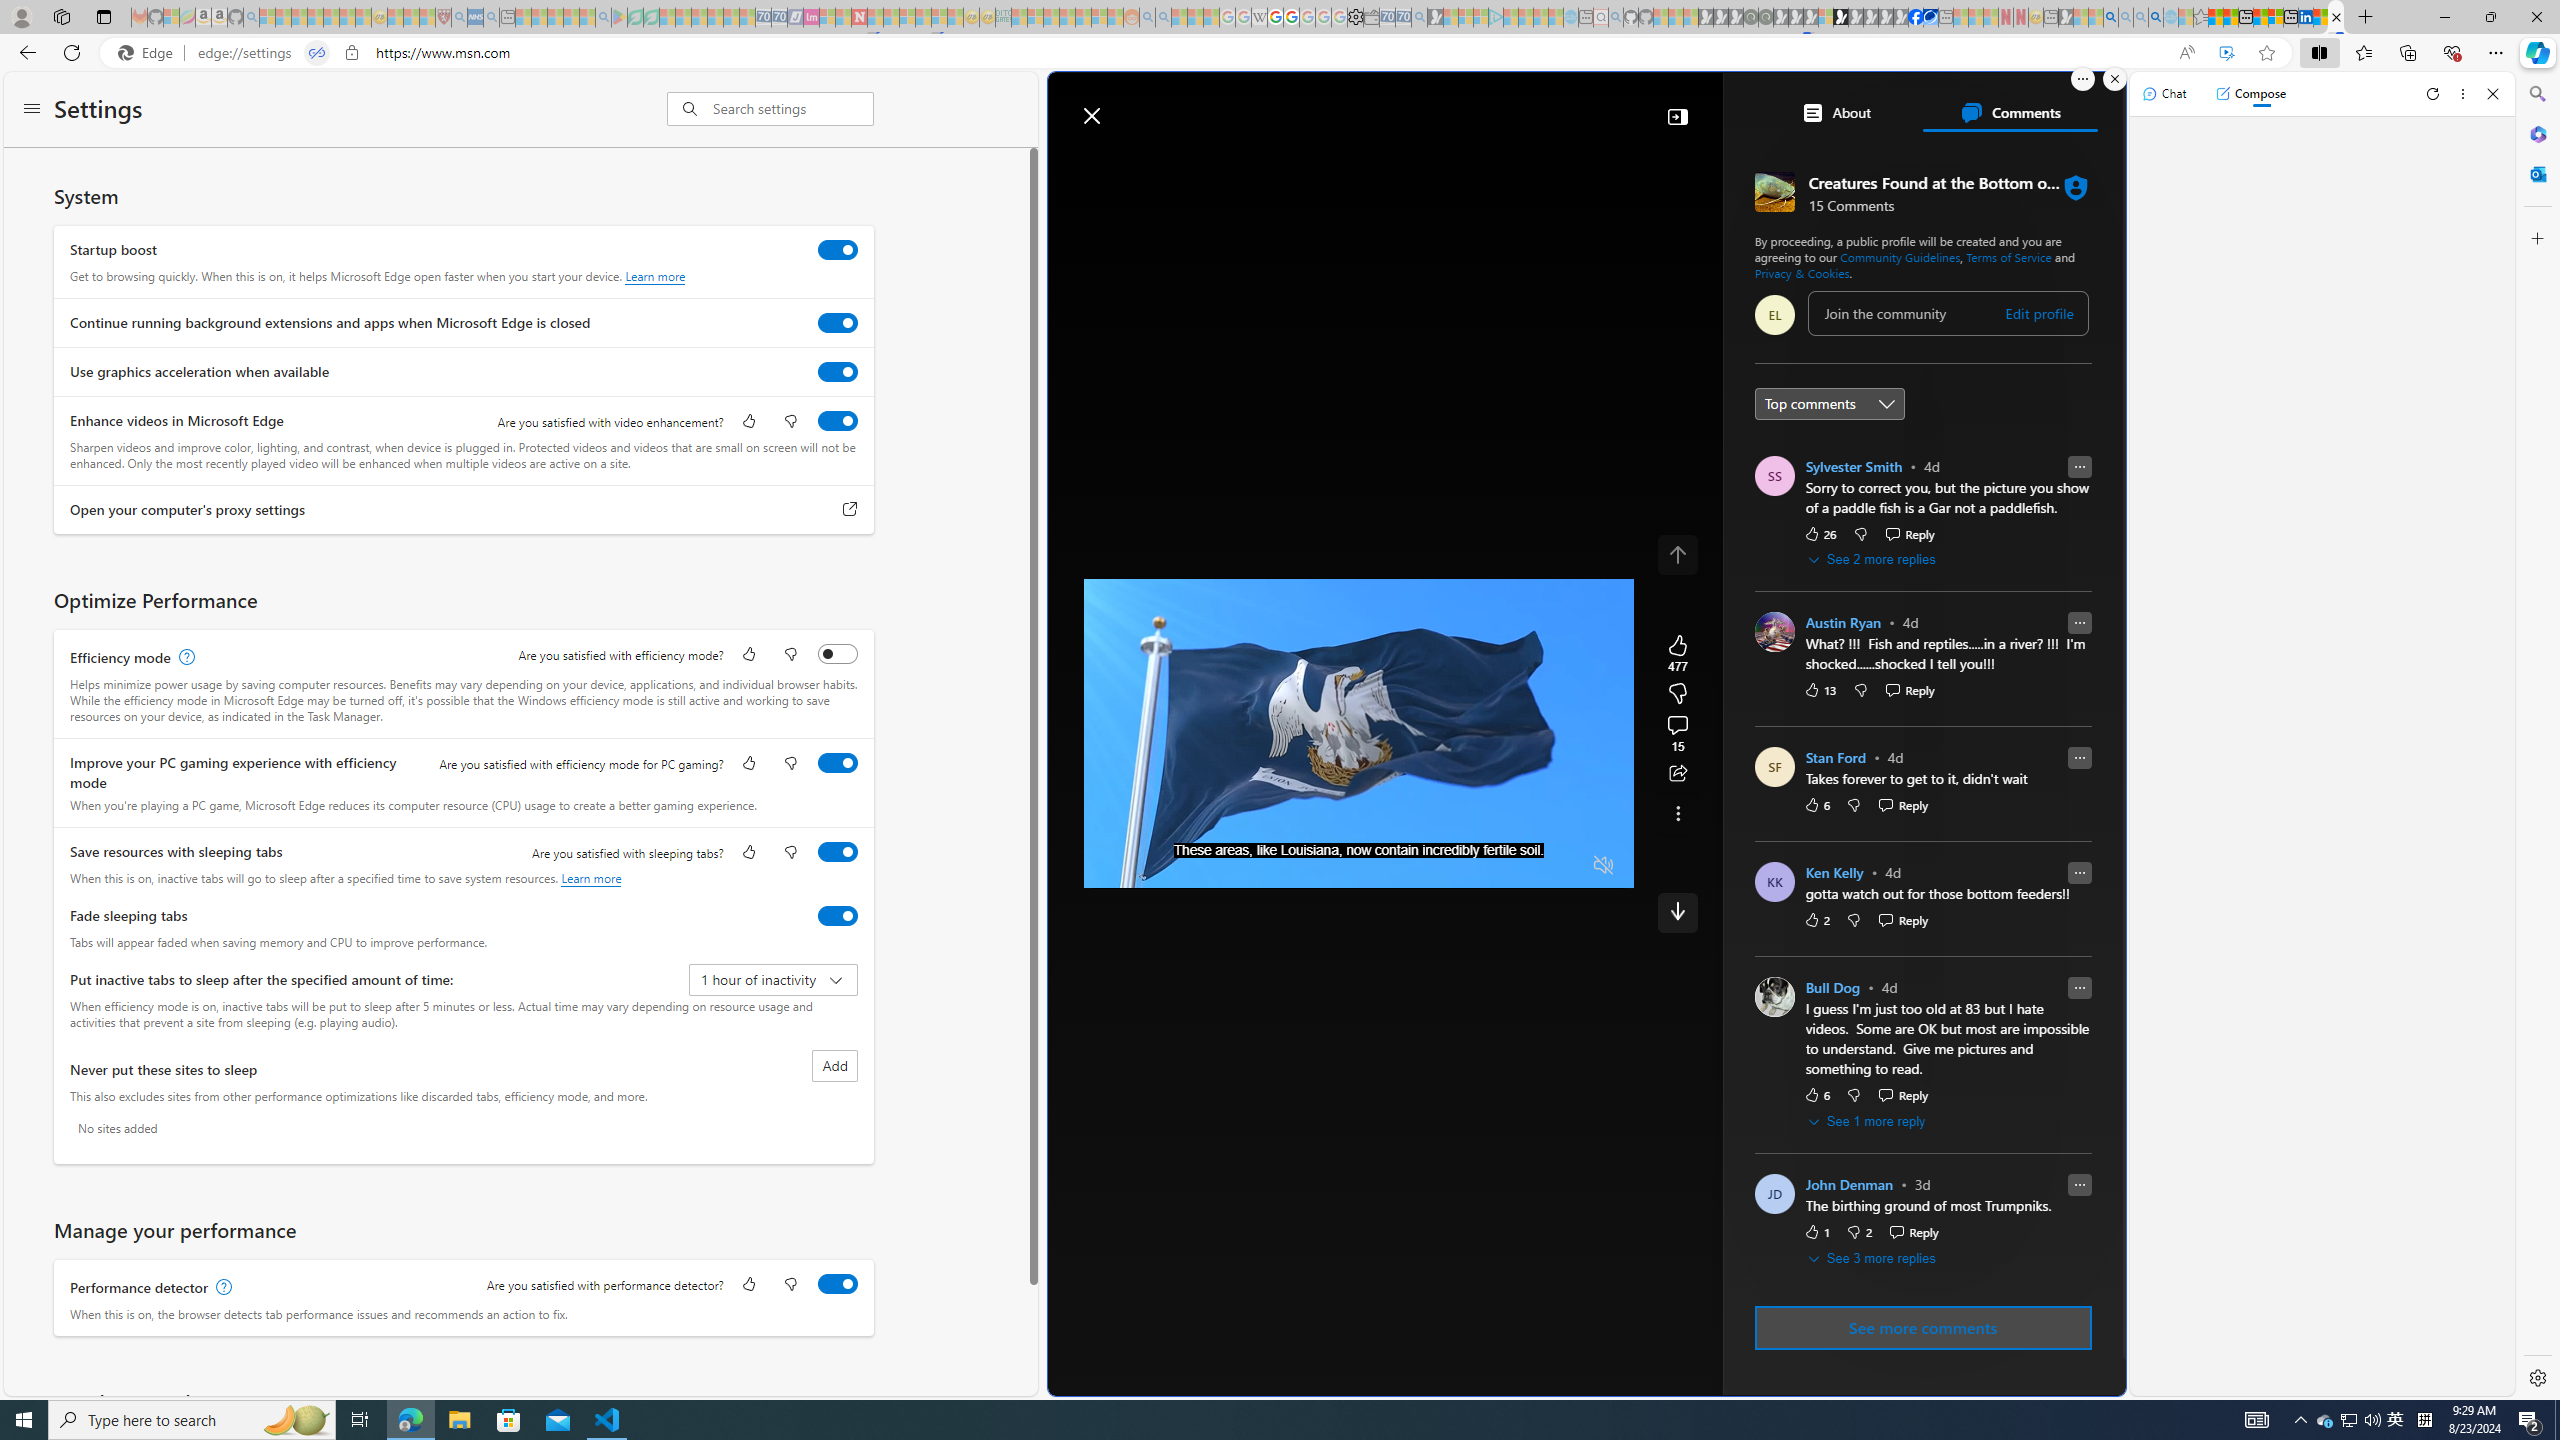 This screenshot has width=2560, height=1440. What do you see at coordinates (837, 420) in the screenshot?
I see `'Enhance videos in Microsoft Edge'` at bounding box center [837, 420].